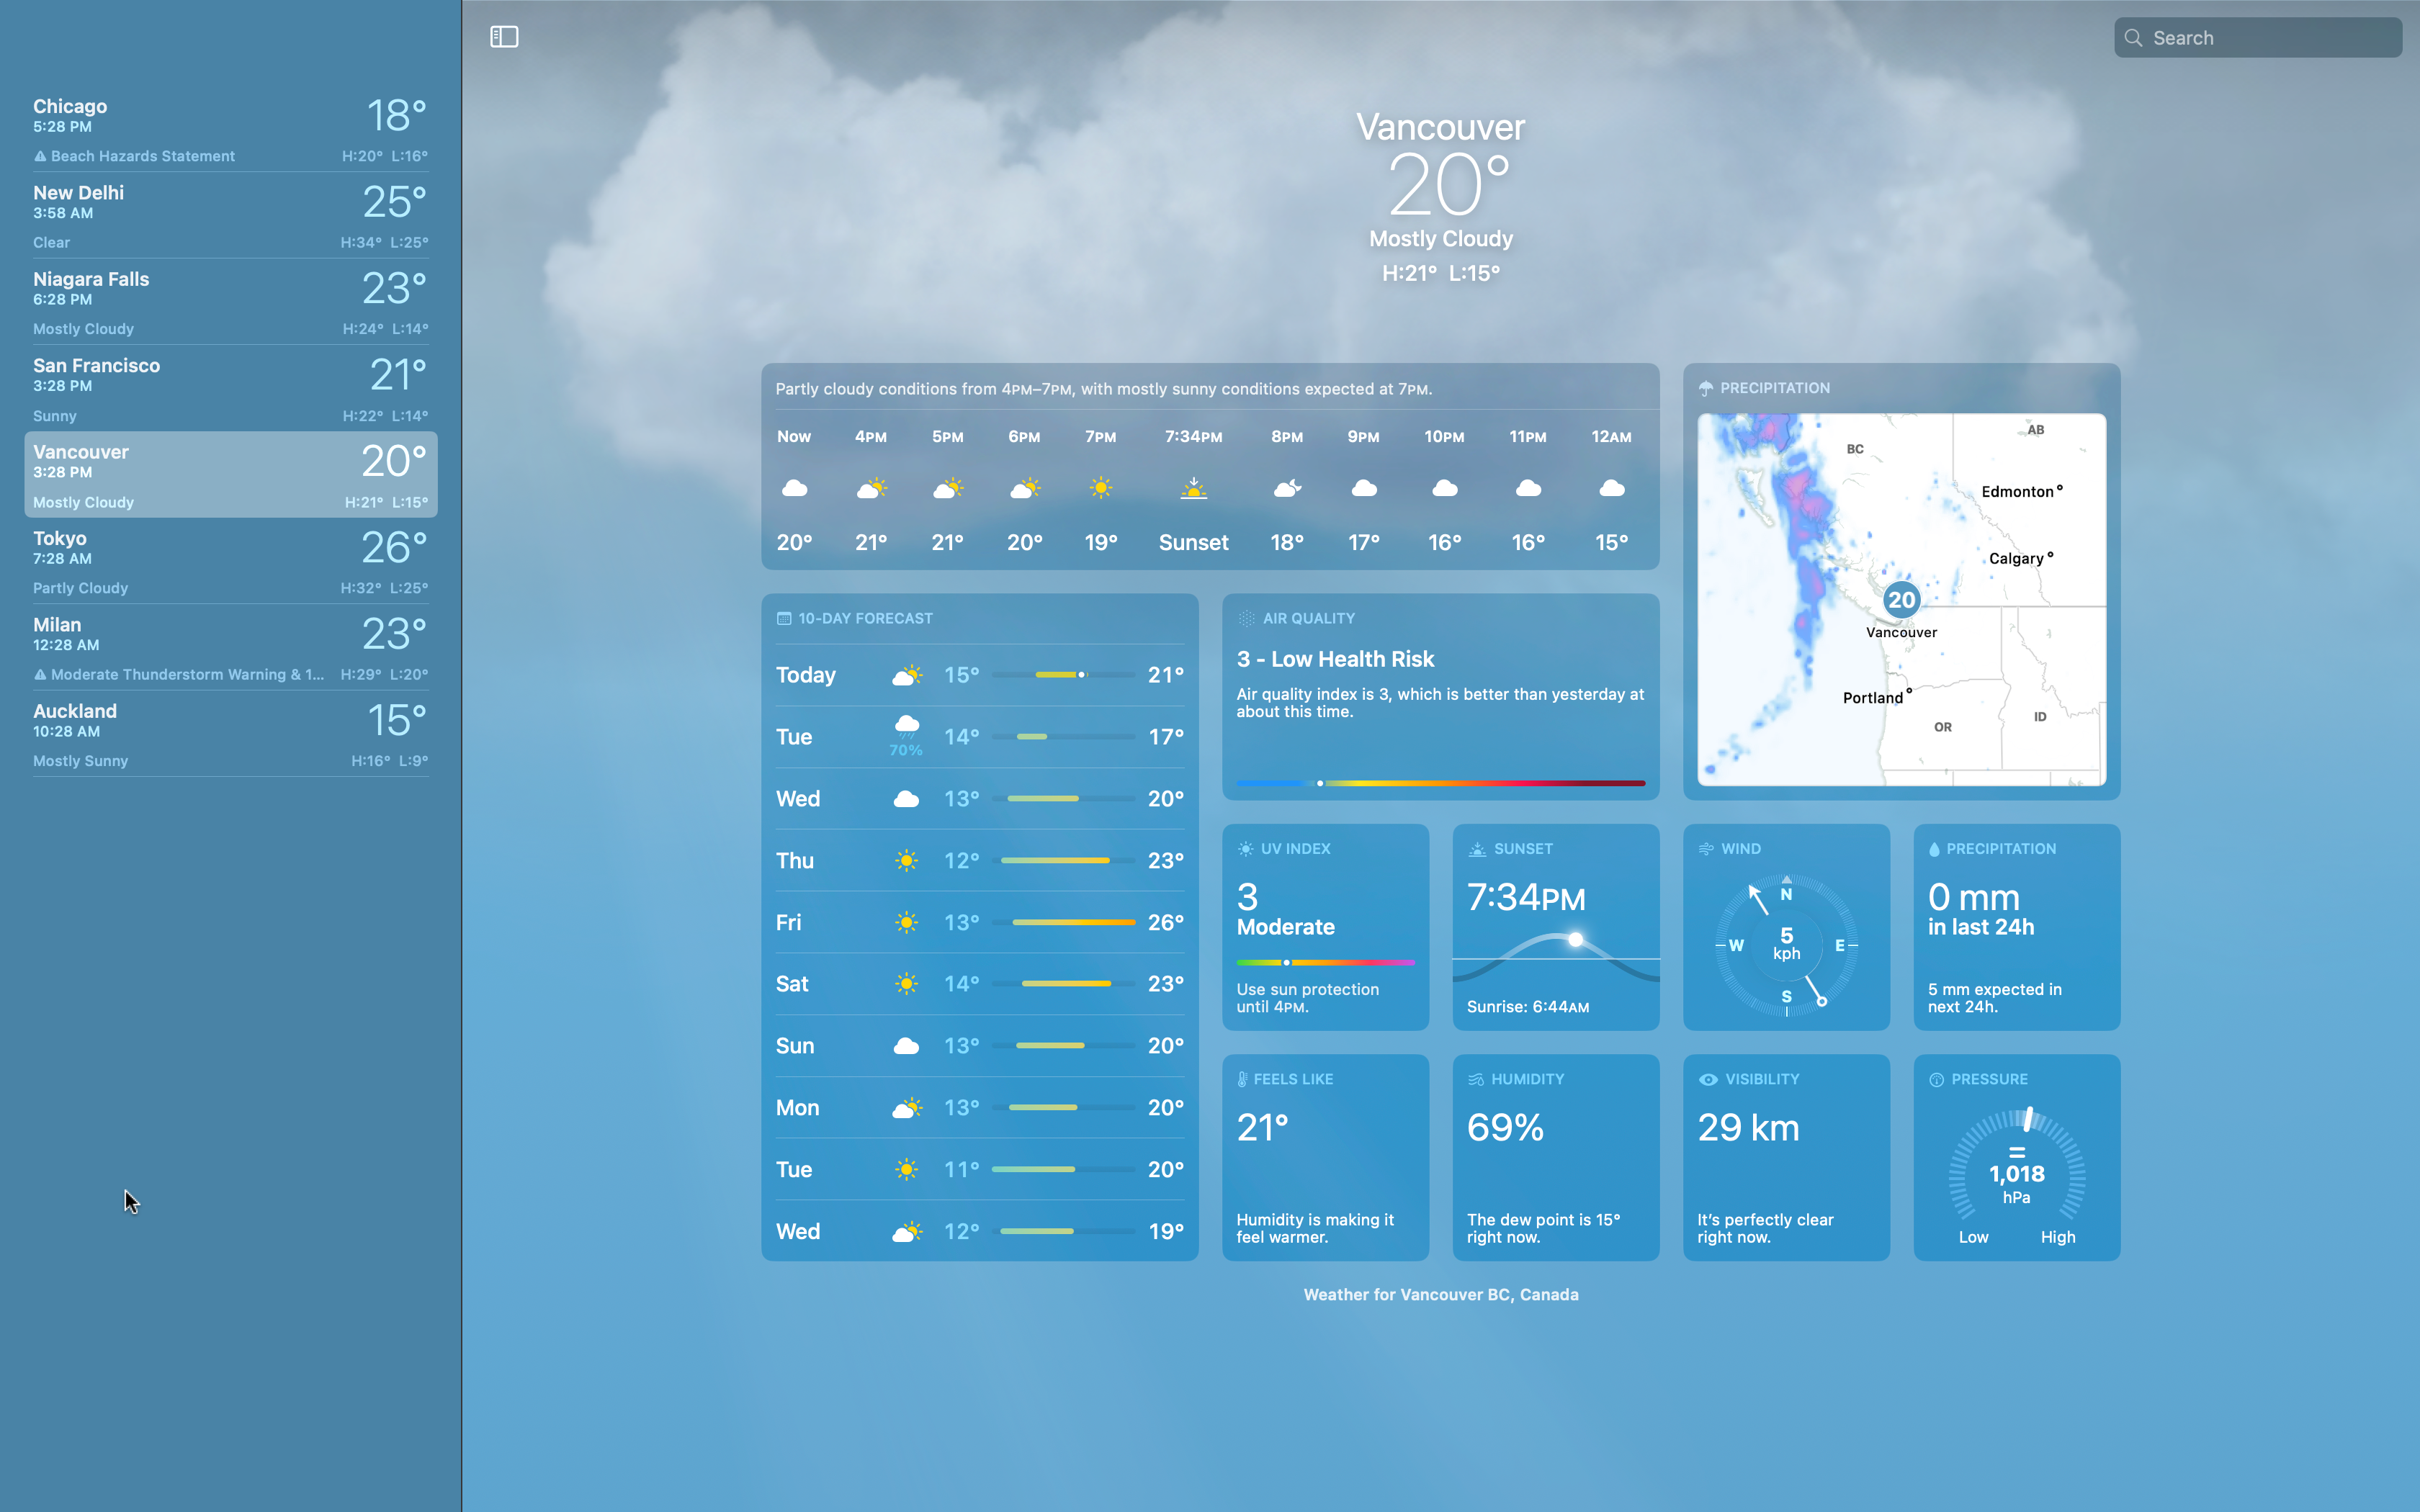  Describe the element at coordinates (1556, 926) in the screenshot. I see `Determine the position of the sun in Vancouver` at that location.